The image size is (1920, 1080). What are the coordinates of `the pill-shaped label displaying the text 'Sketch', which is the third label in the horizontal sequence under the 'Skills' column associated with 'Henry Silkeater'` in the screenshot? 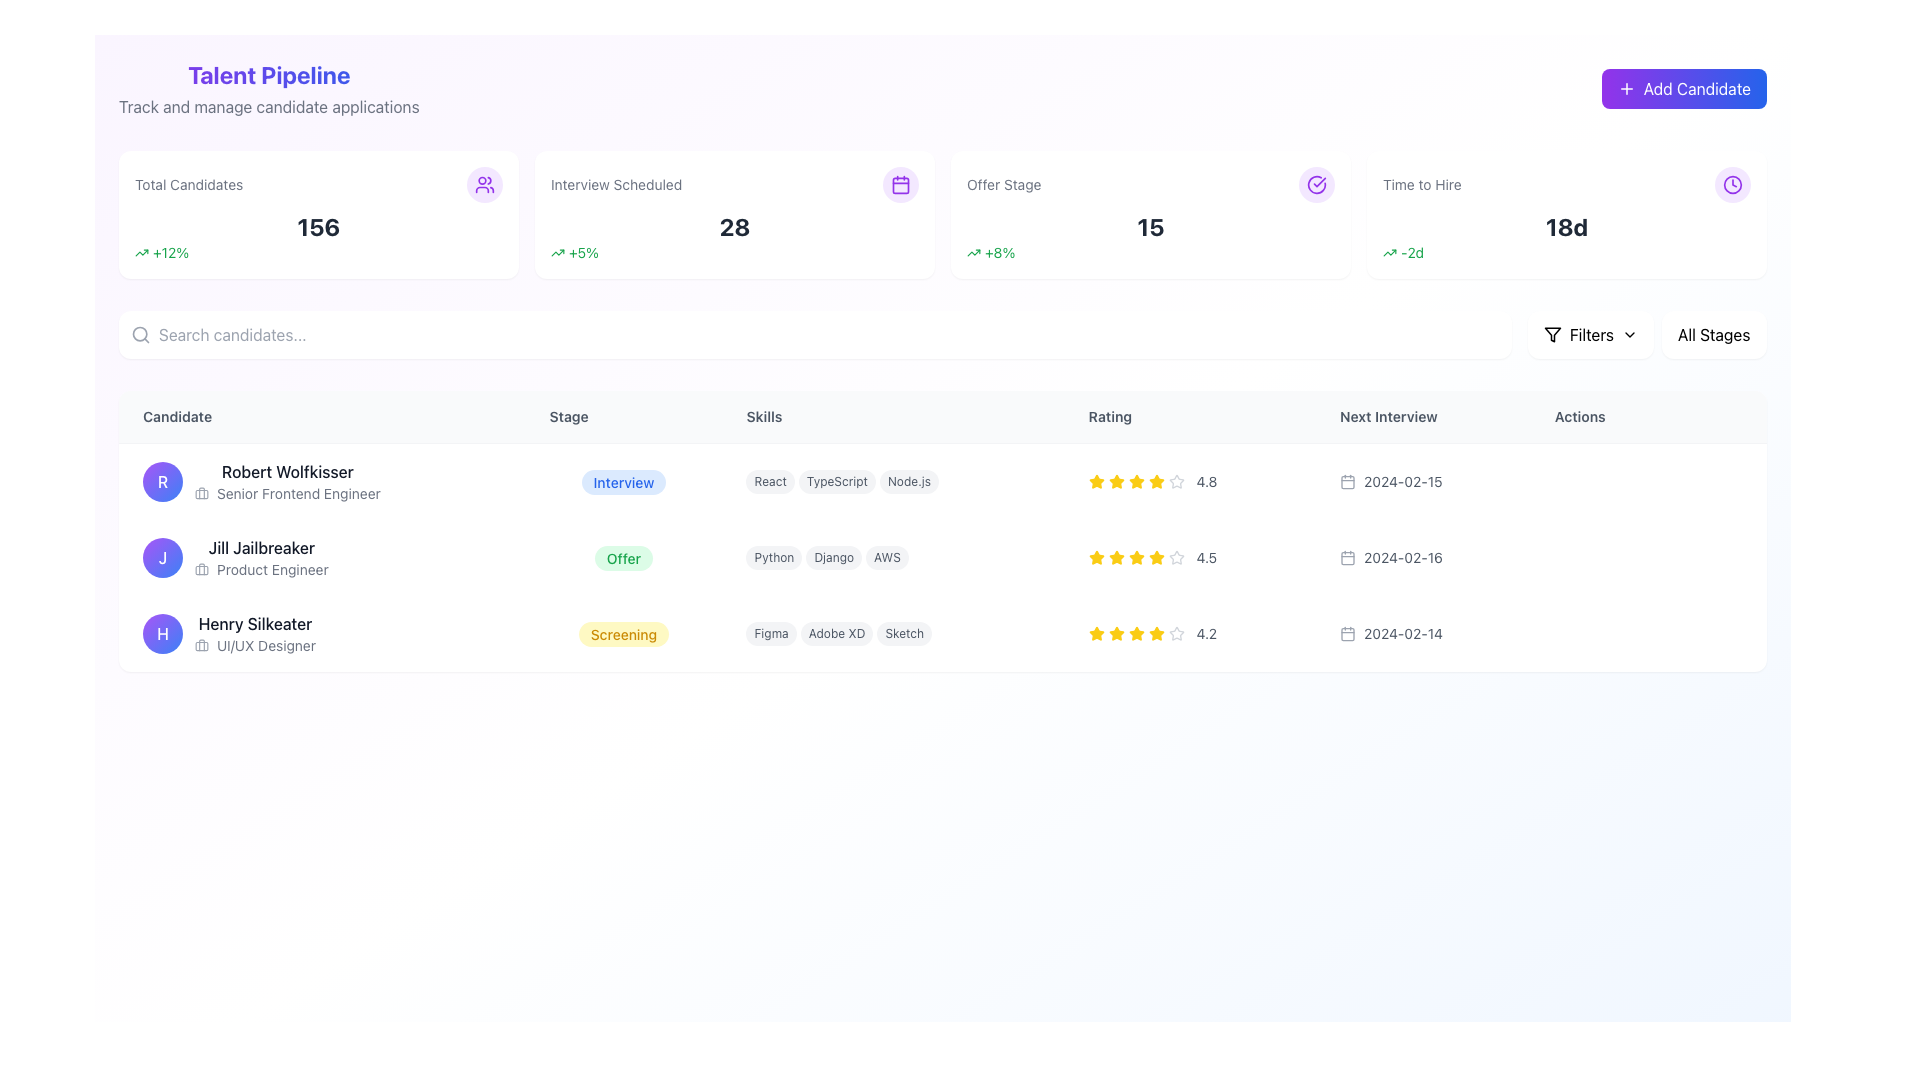 It's located at (903, 633).